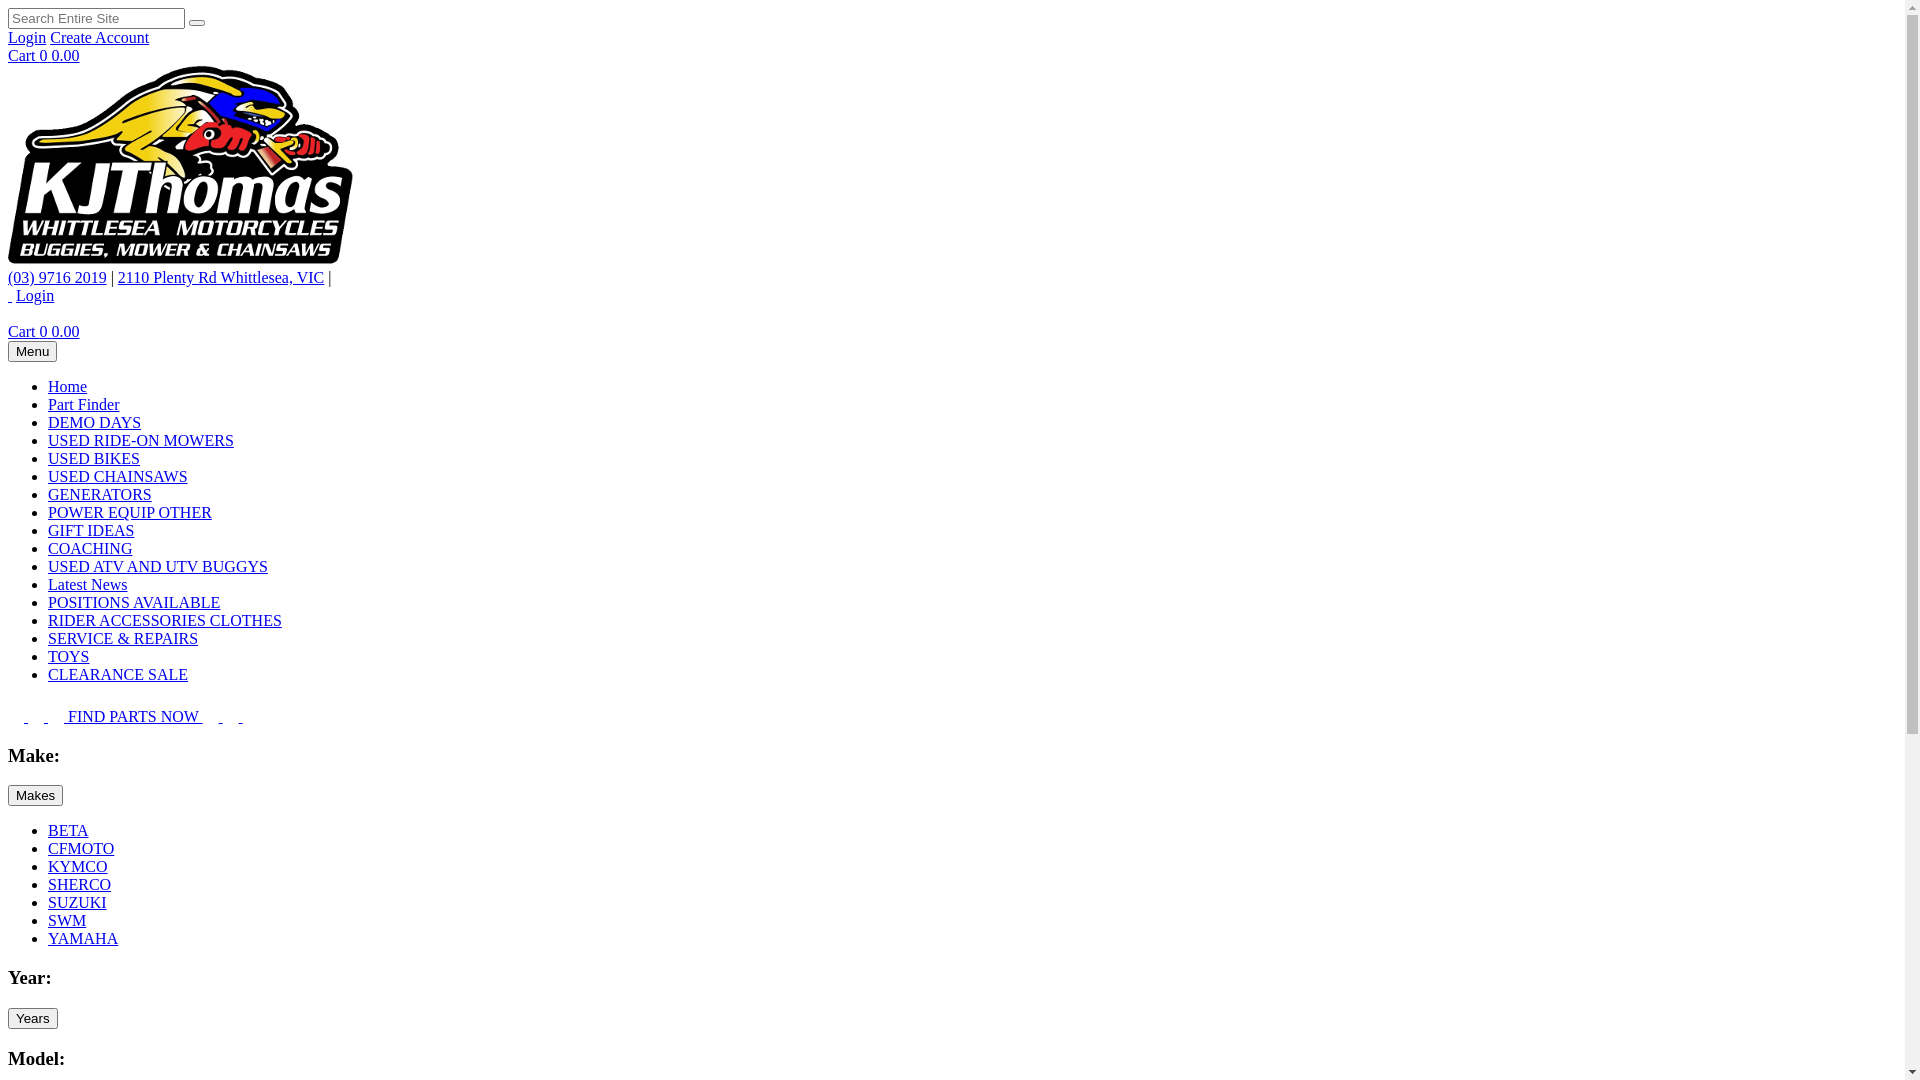  What do you see at coordinates (68, 830) in the screenshot?
I see `'BETA'` at bounding box center [68, 830].